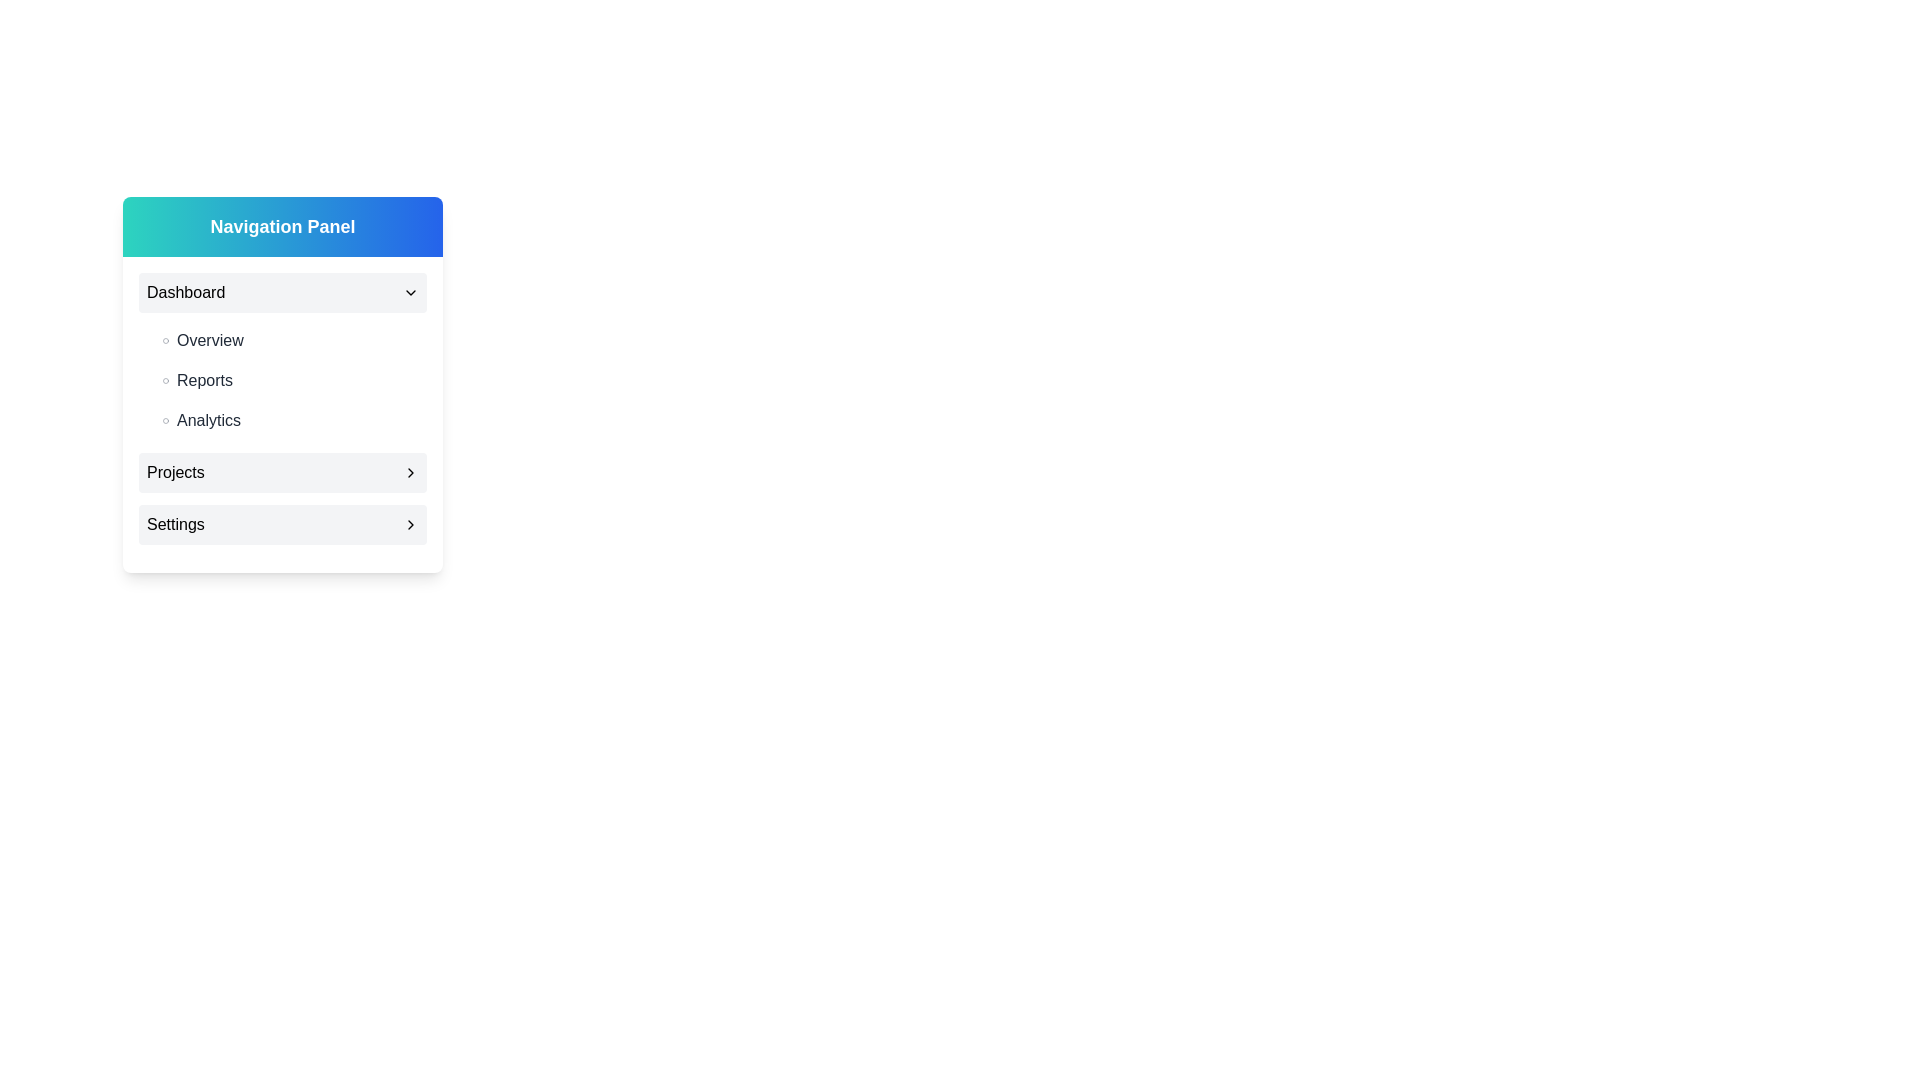 The width and height of the screenshot is (1920, 1080). What do you see at coordinates (410, 473) in the screenshot?
I see `the right-facing chevron indicator icon located within the 'Projects' button for visual feedback` at bounding box center [410, 473].